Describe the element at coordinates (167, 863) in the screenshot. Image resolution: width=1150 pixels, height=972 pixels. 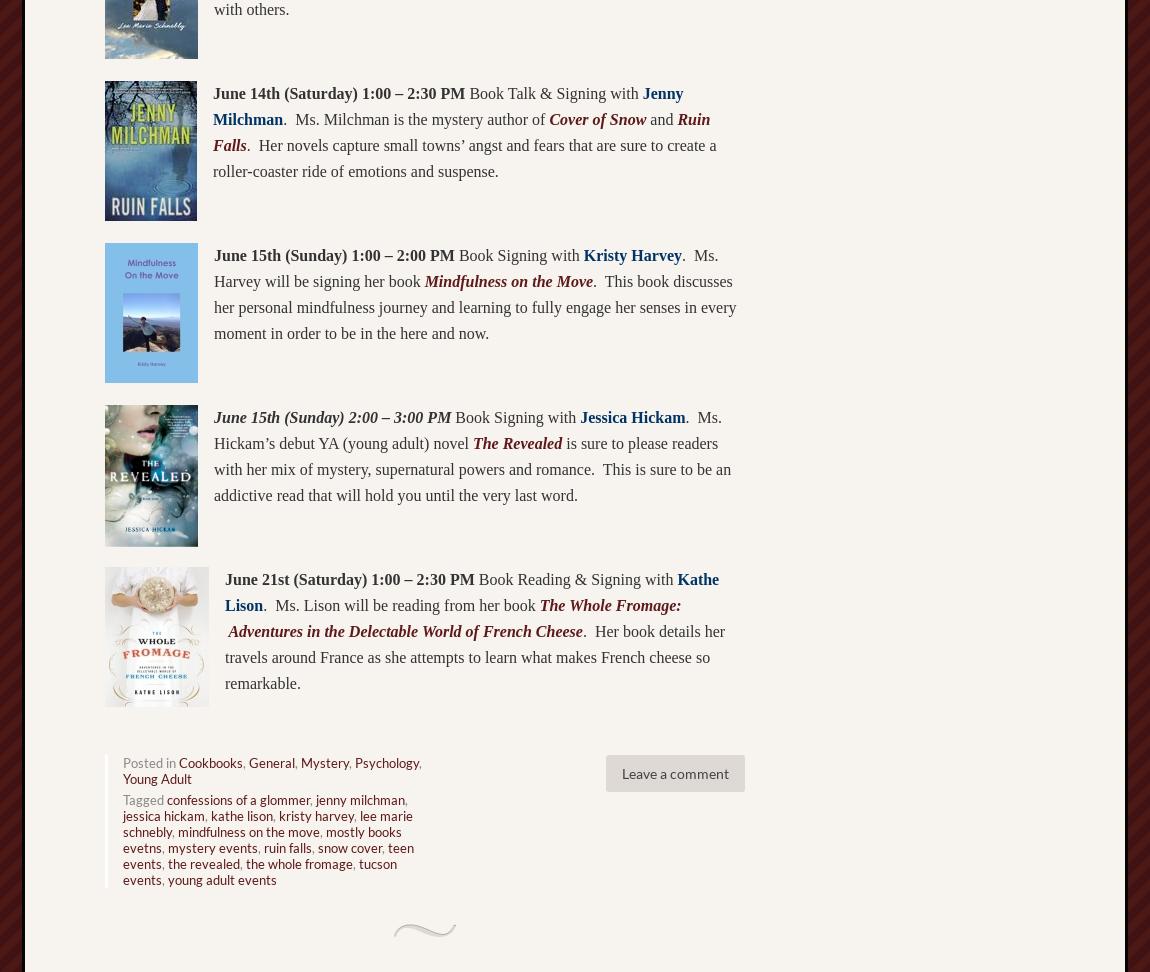
I see `'the revealed'` at that location.